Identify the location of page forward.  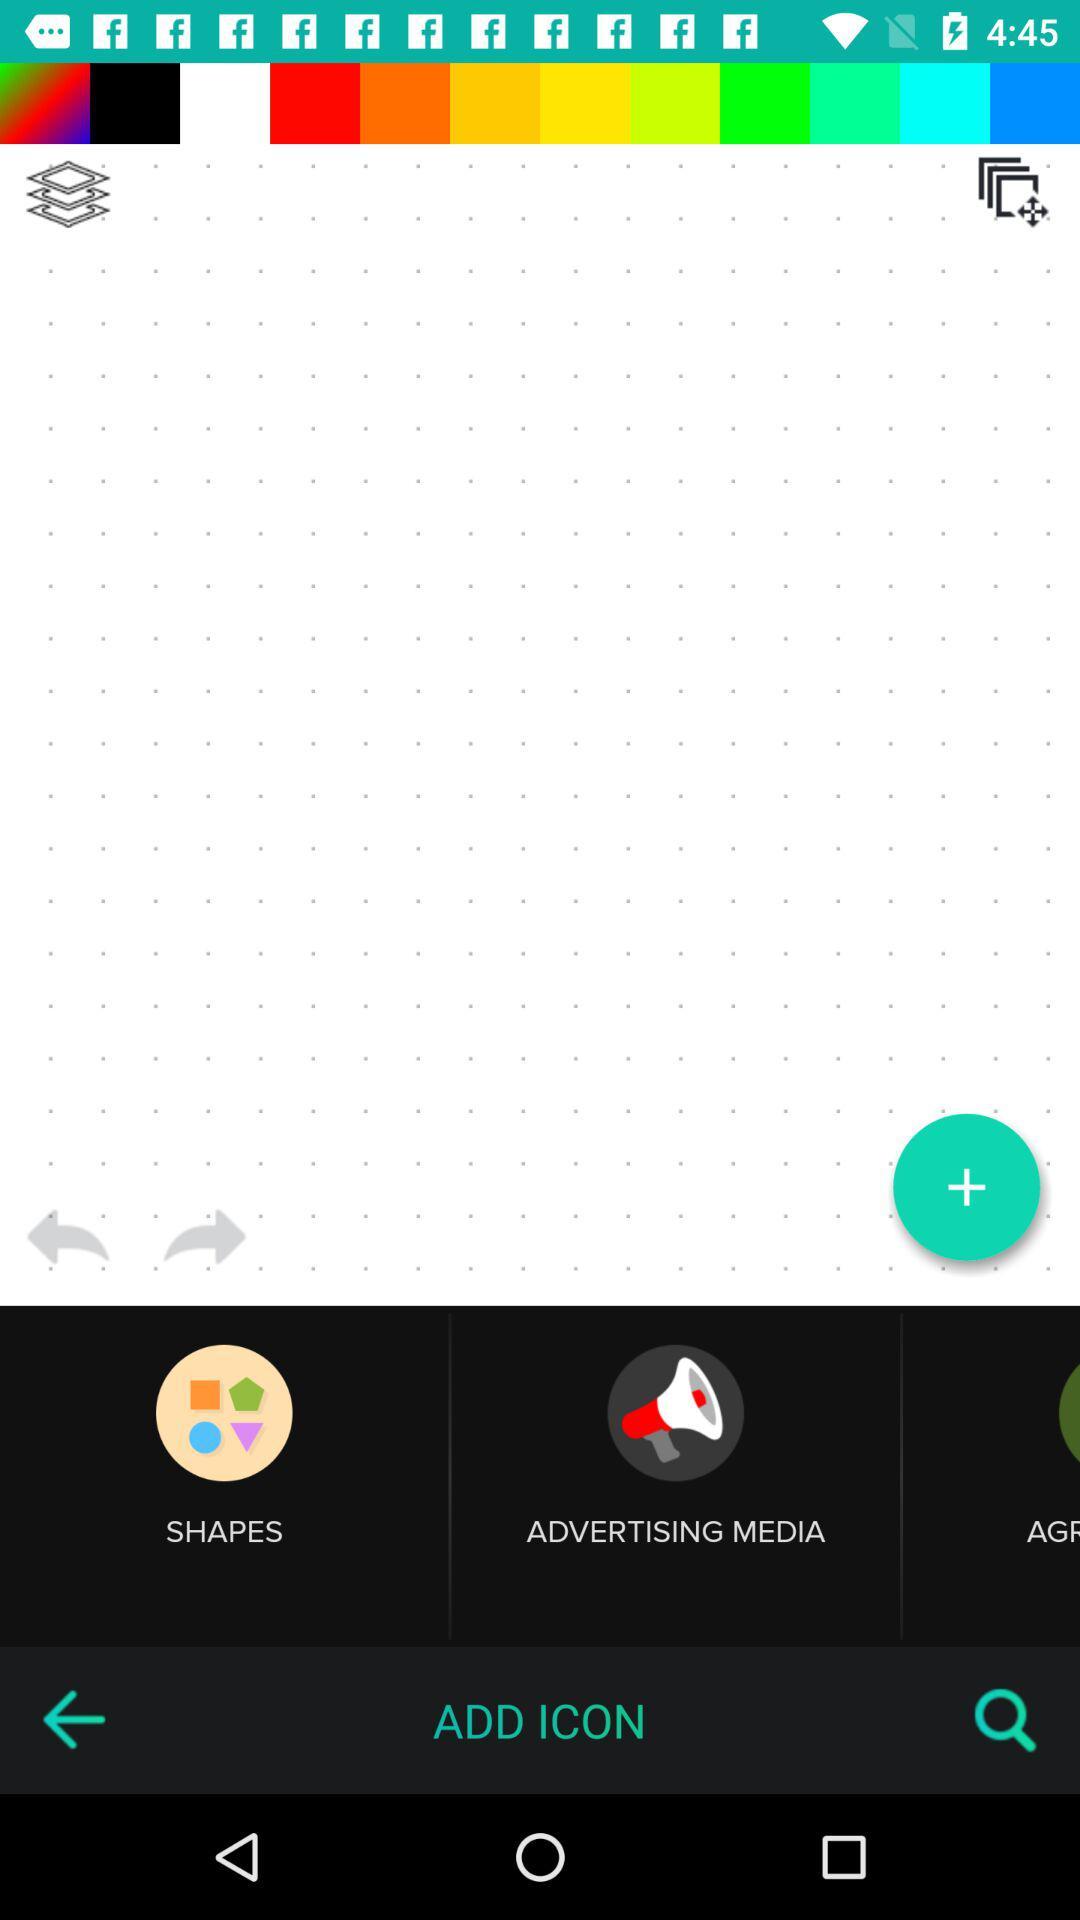
(204, 1236).